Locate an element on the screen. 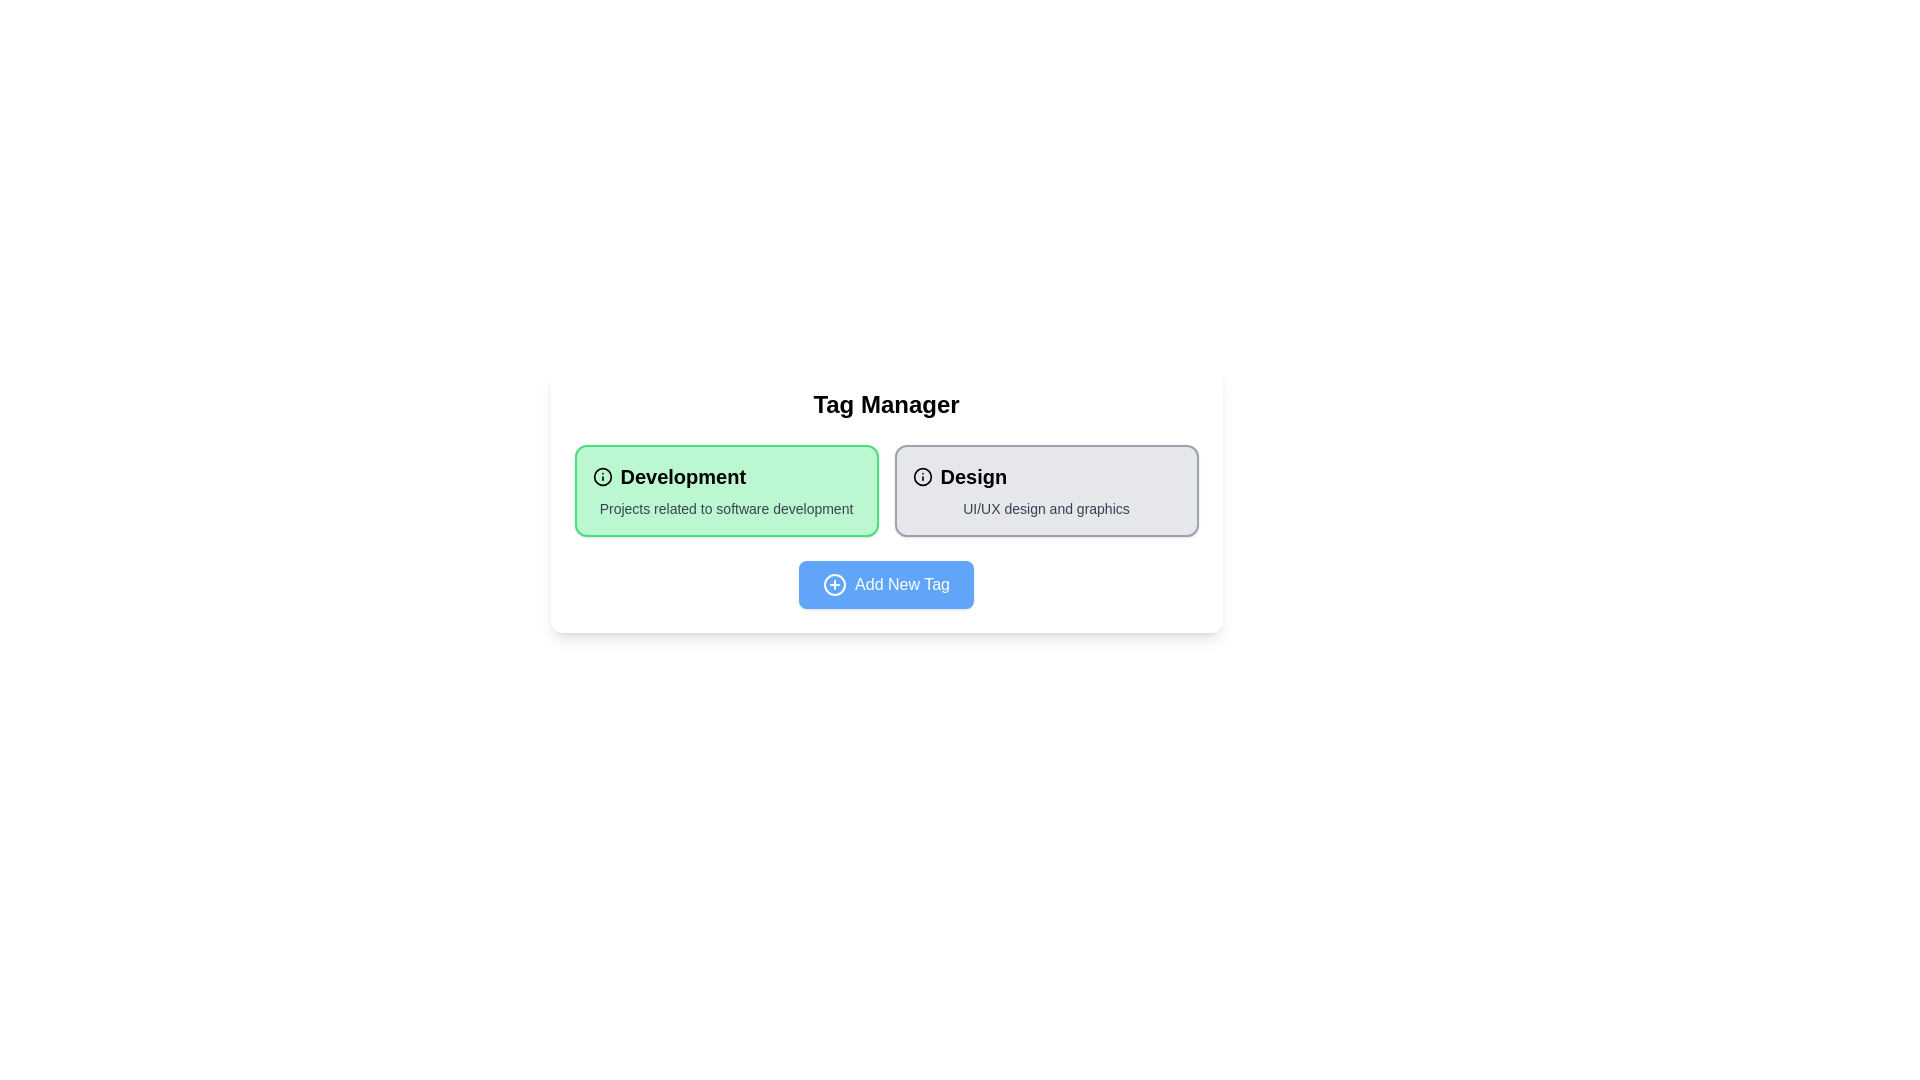 The width and height of the screenshot is (1920, 1080). the 'Development' text label with an informational icon is located at coordinates (725, 477).